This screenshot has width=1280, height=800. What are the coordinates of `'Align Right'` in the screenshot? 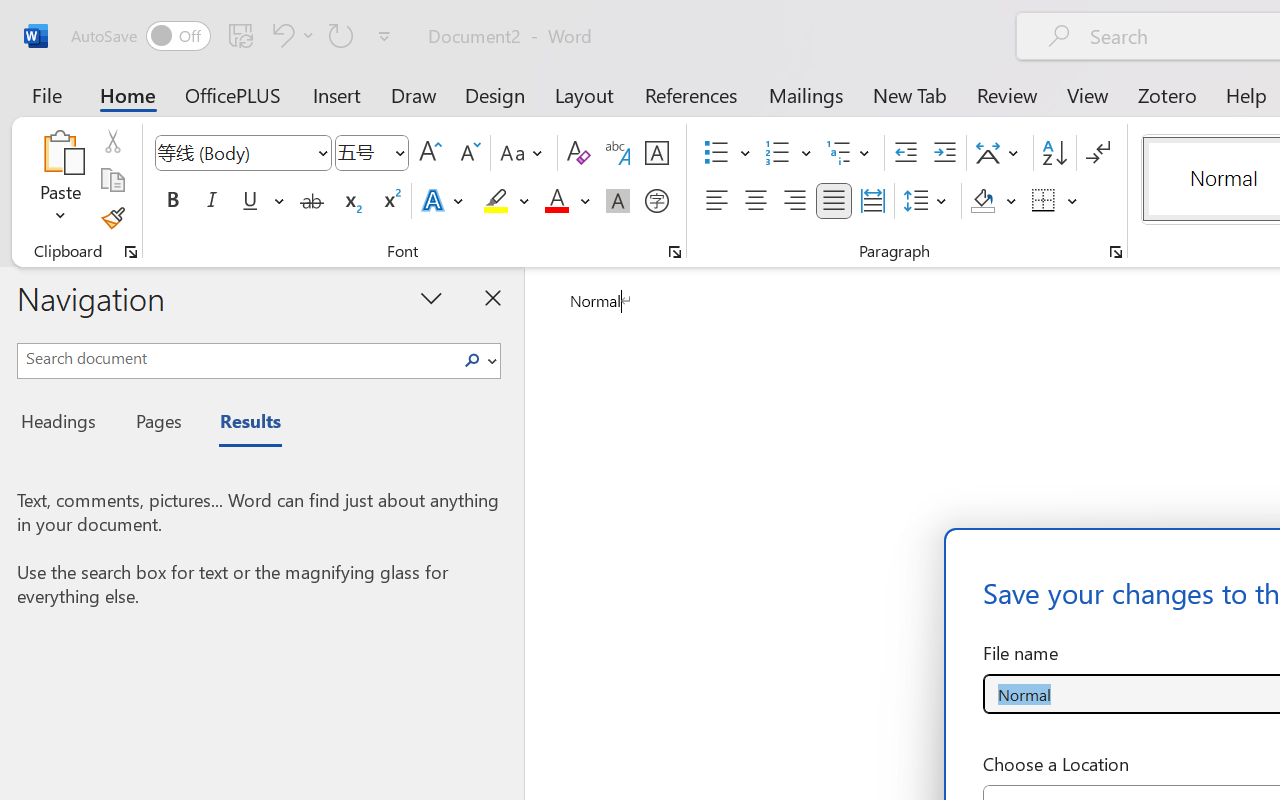 It's located at (793, 201).